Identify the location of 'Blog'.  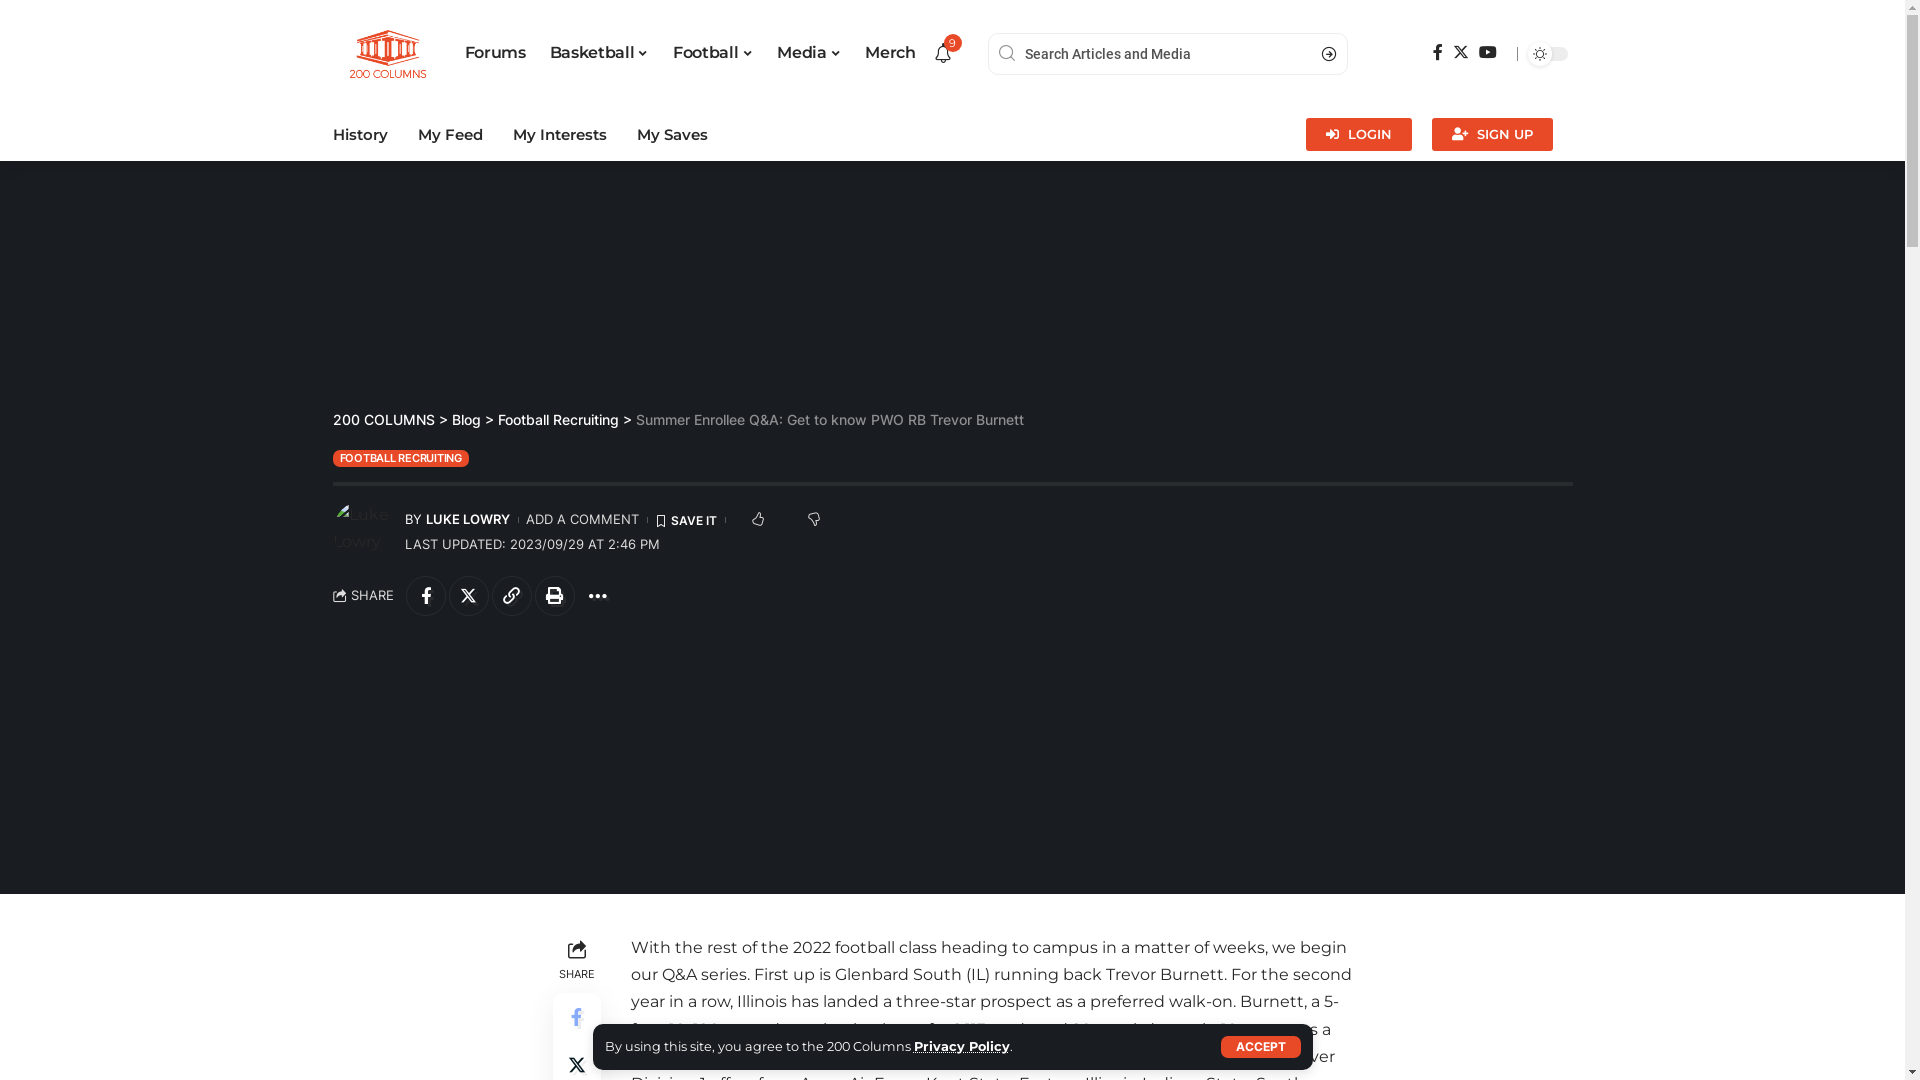
(450, 418).